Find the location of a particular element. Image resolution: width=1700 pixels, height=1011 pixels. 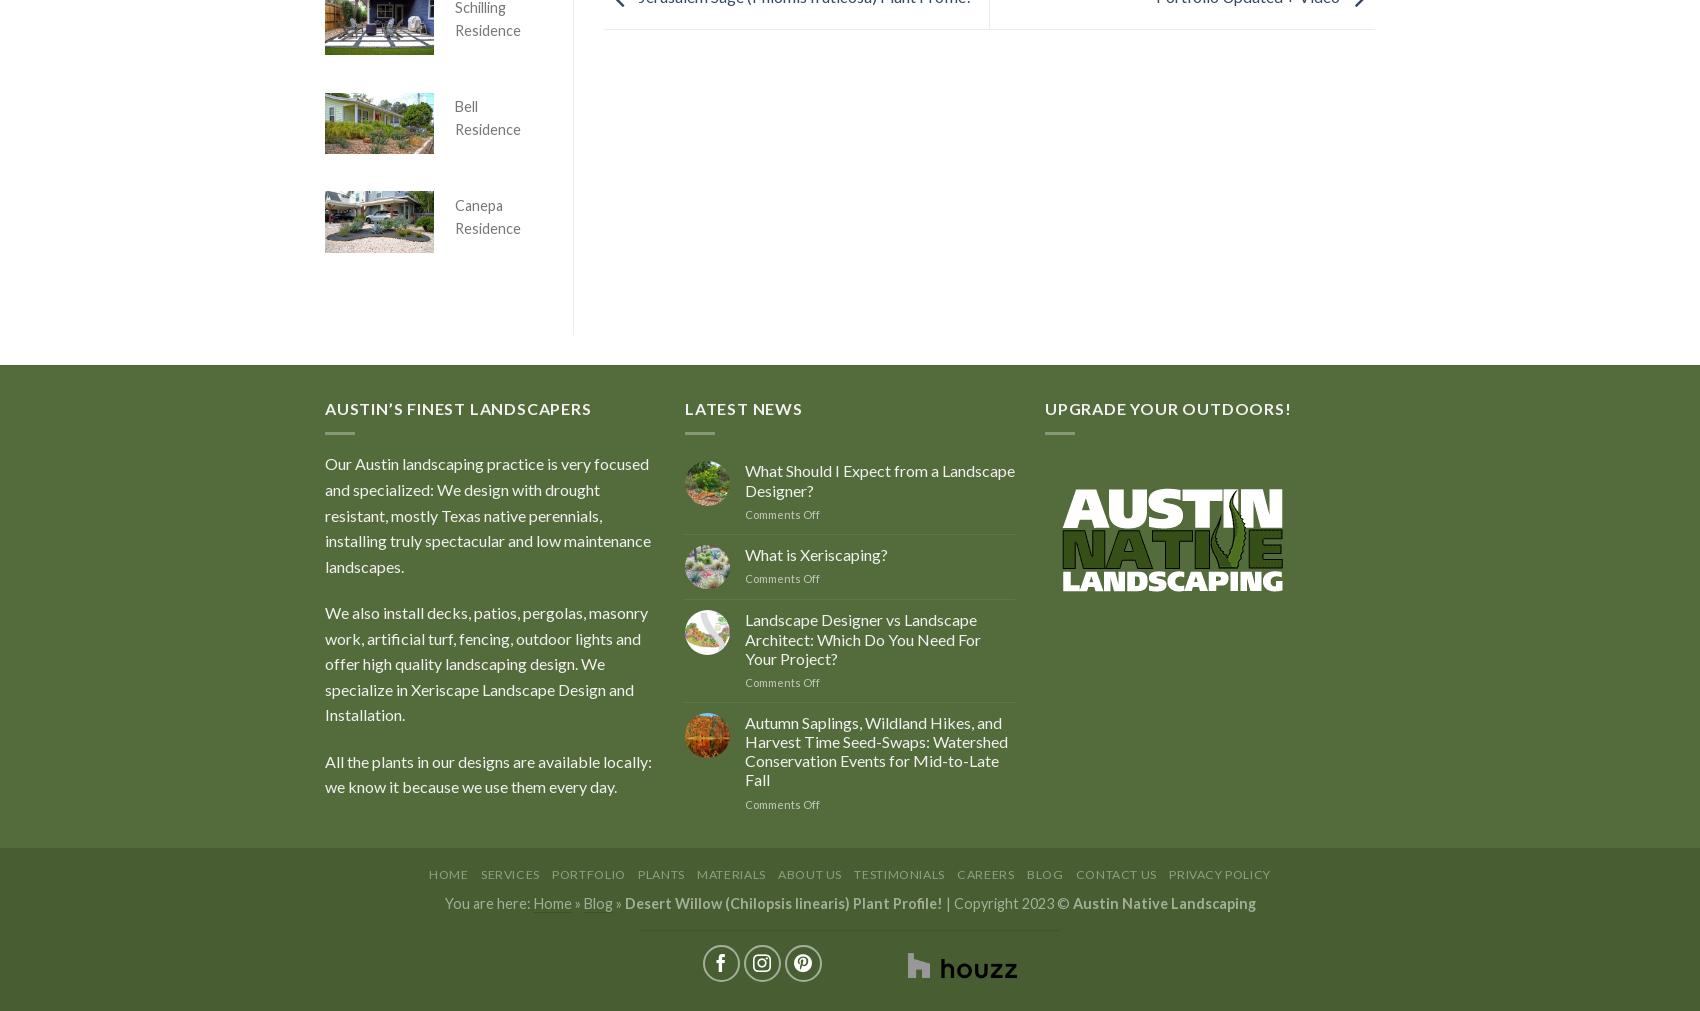

'Canepa Residence' is located at coordinates (488, 215).